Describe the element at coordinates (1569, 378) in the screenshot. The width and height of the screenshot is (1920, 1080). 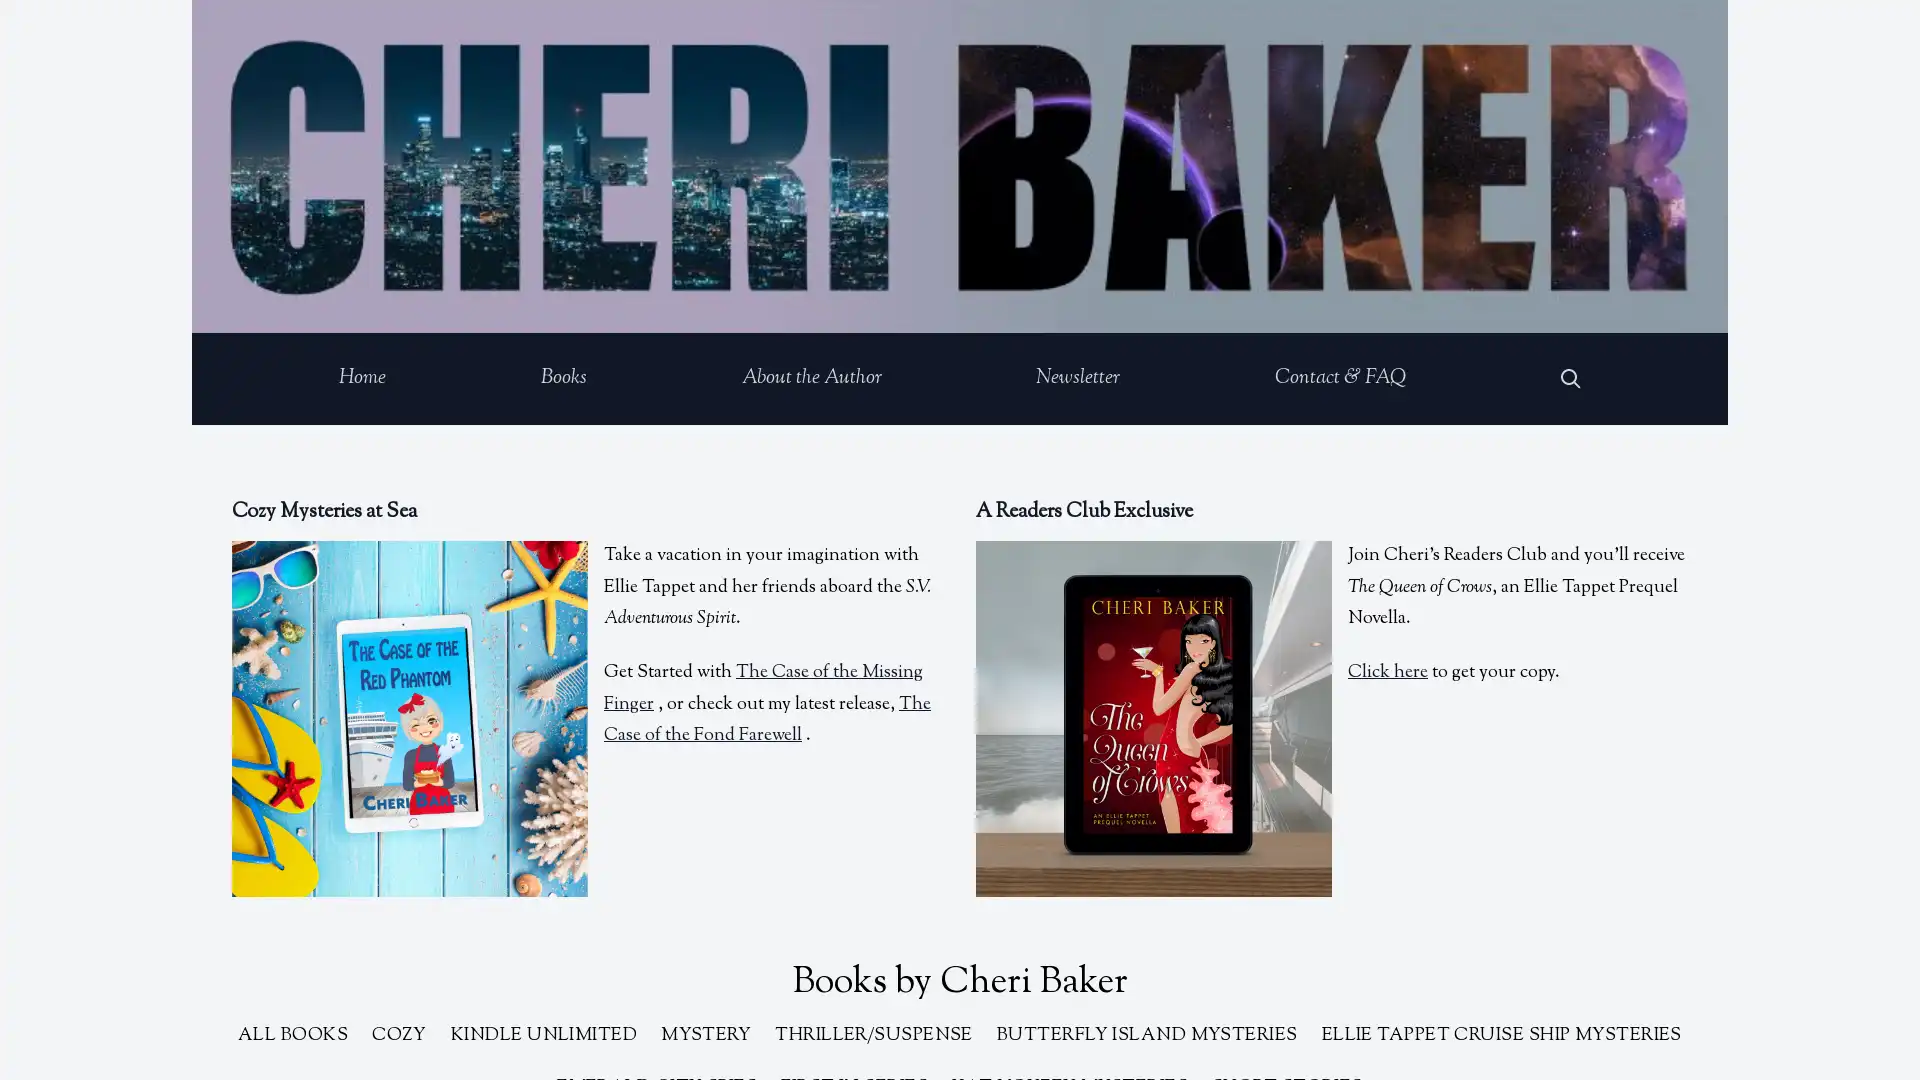
I see `Open Search Dialog` at that location.